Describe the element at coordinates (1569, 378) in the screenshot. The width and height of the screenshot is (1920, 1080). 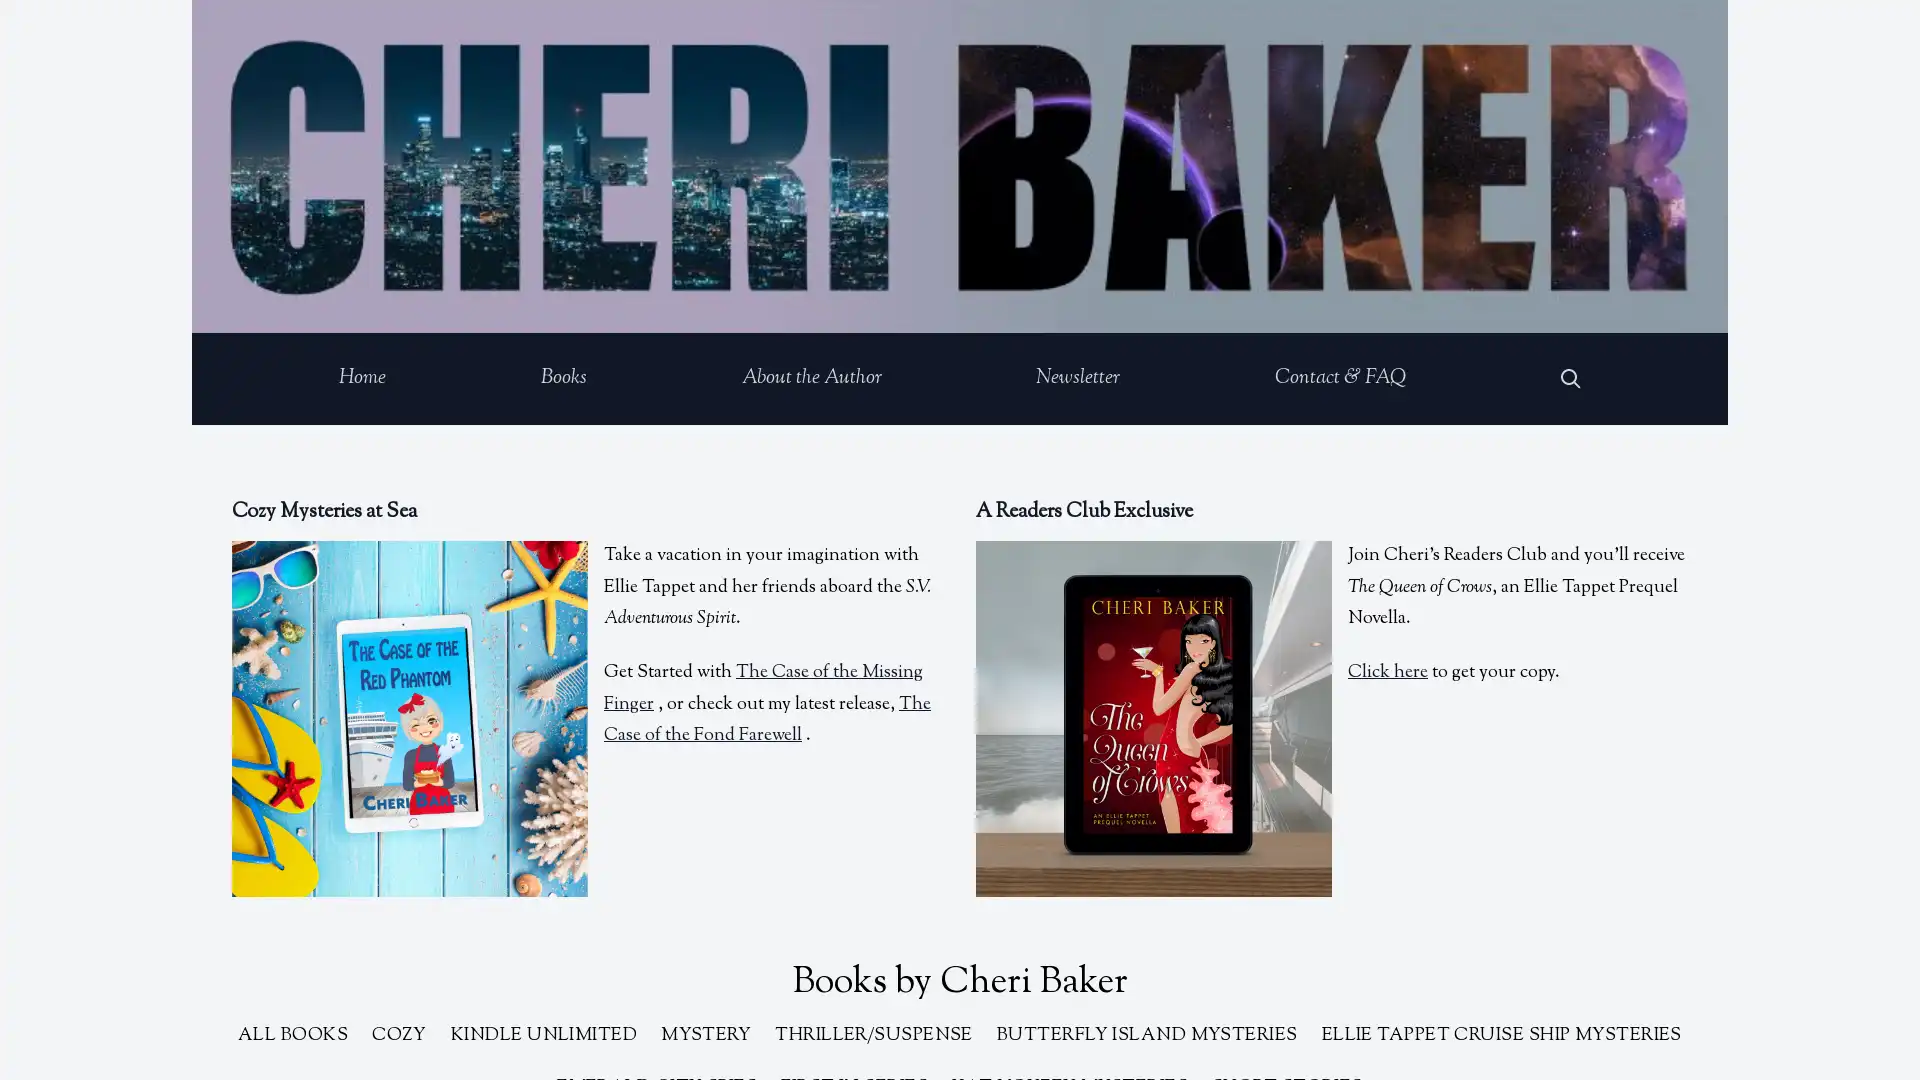
I see `Open Search Dialog` at that location.